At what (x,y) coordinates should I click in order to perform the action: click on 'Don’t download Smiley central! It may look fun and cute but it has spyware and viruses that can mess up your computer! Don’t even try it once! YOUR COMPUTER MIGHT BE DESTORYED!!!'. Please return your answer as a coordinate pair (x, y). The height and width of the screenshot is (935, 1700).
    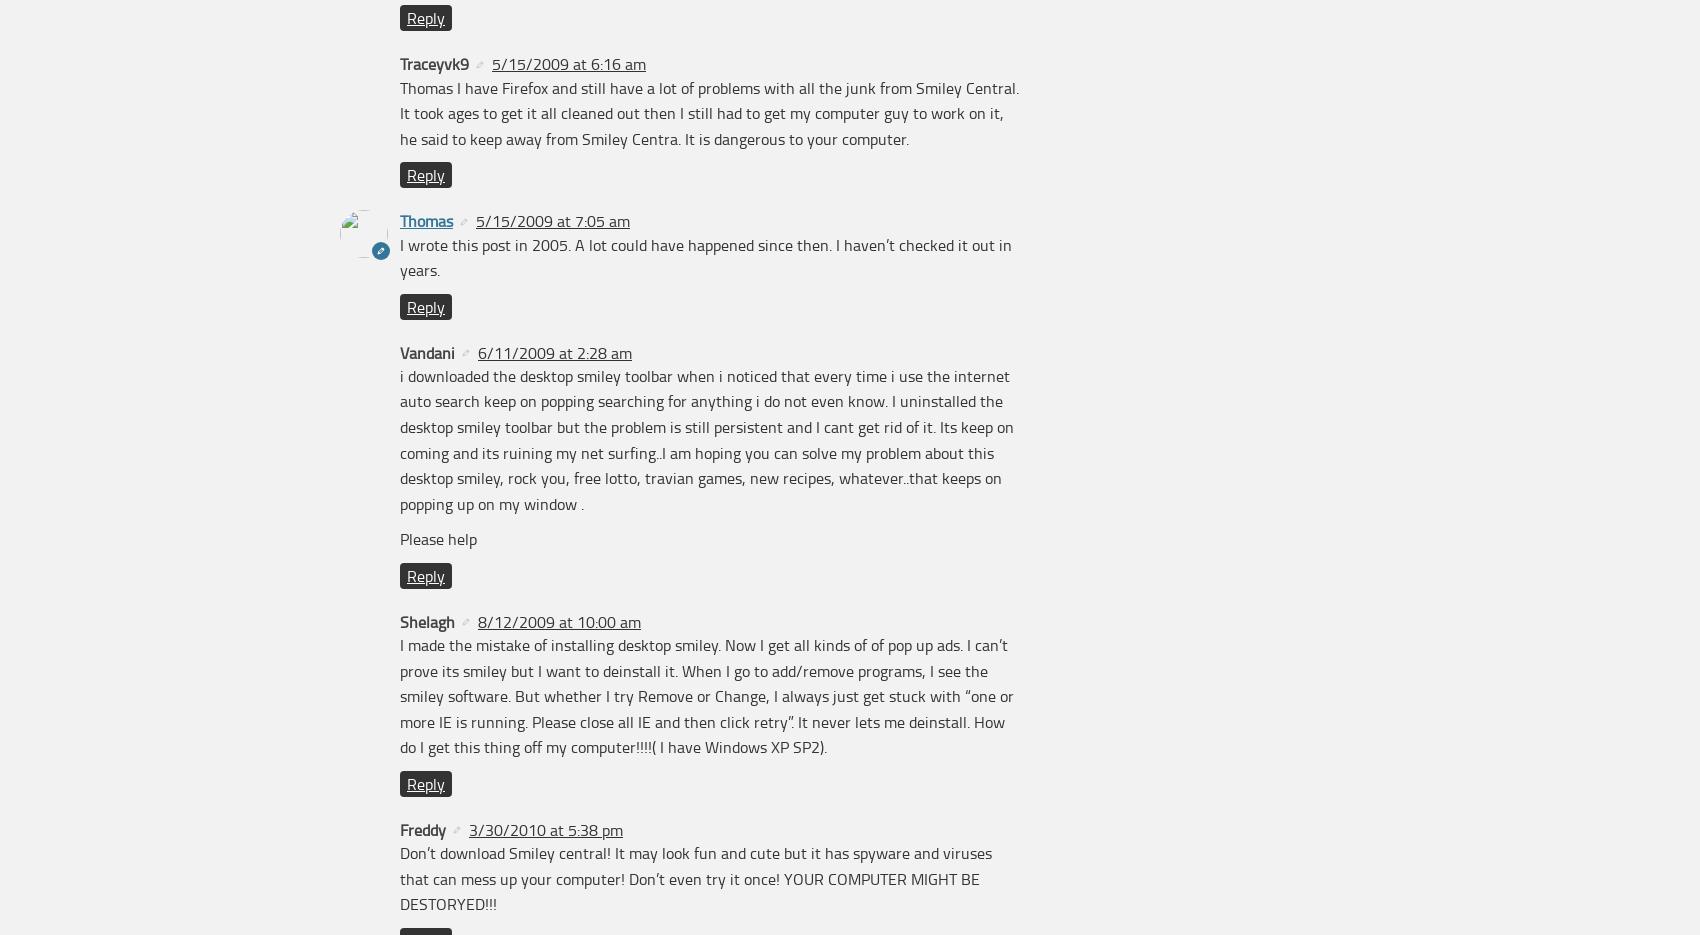
    Looking at the image, I should click on (695, 877).